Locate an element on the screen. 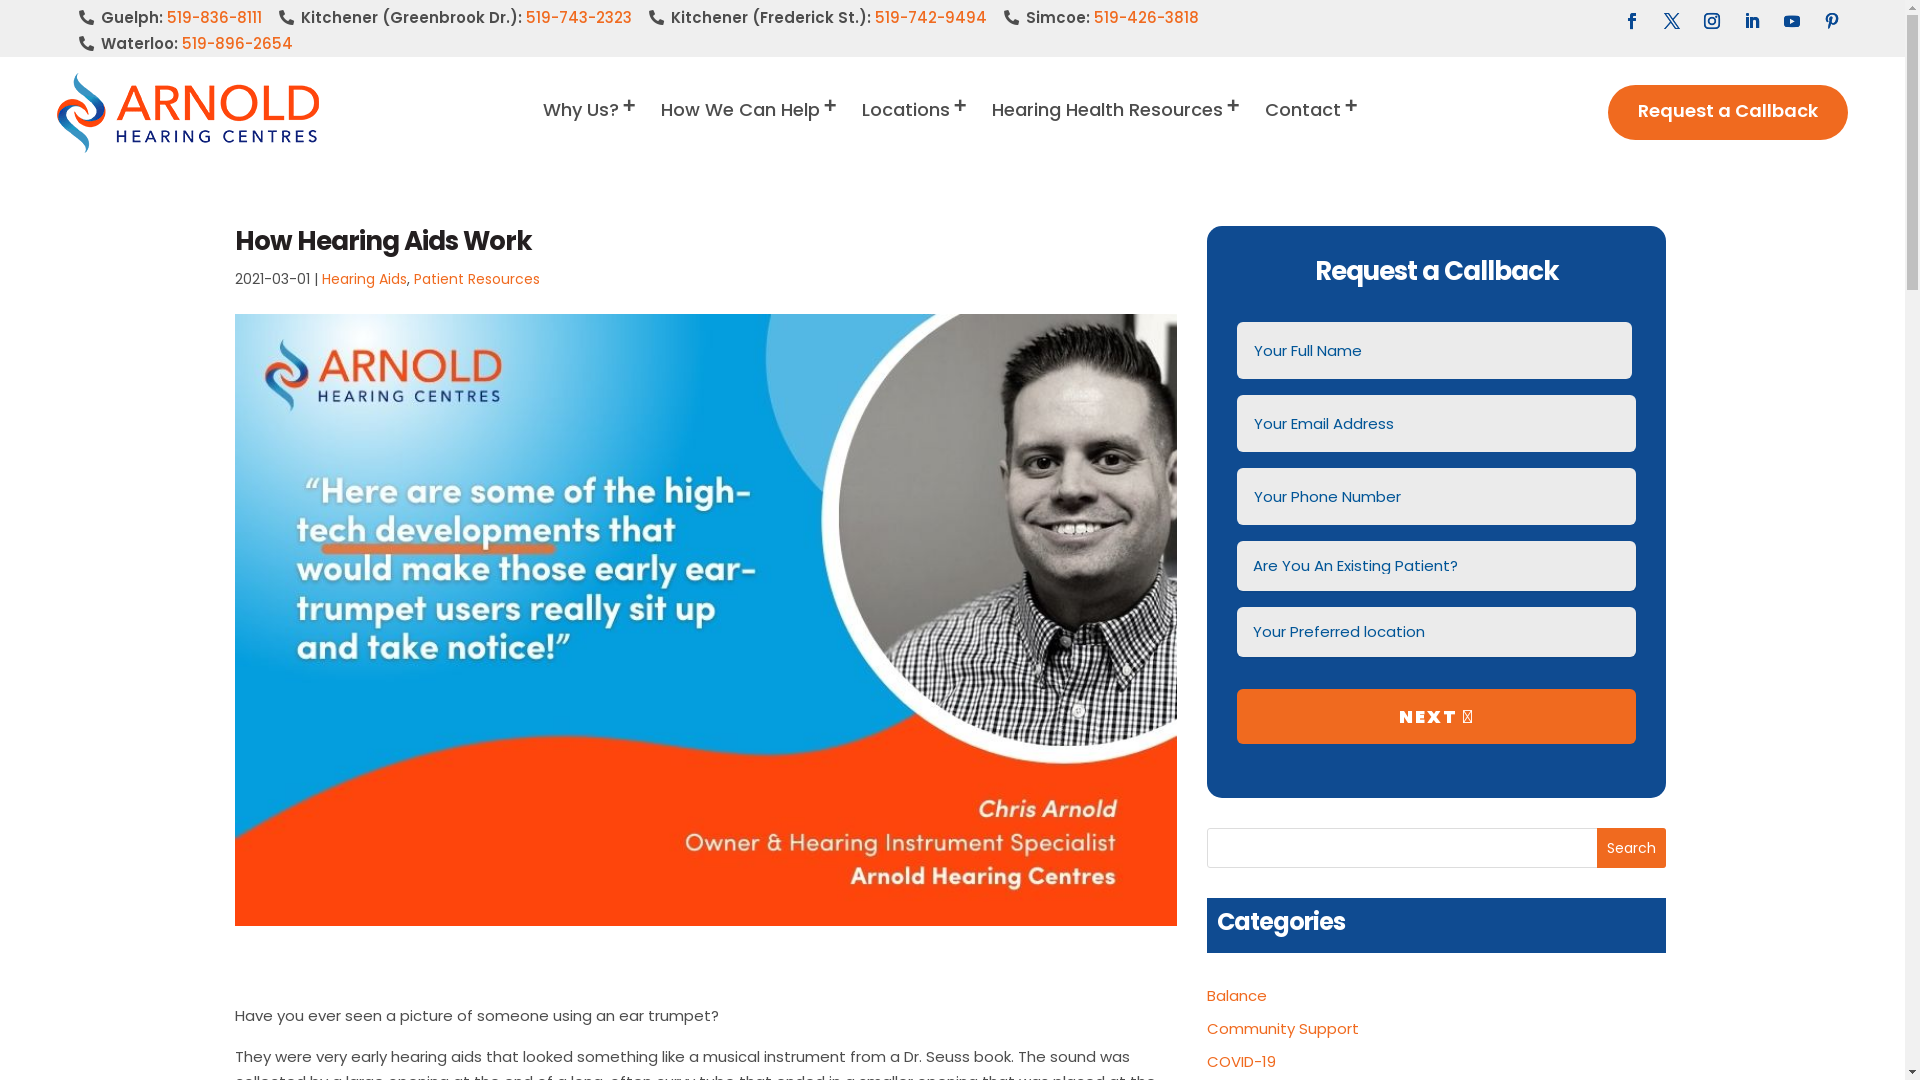 The height and width of the screenshot is (1080, 1920). 'Hearing Health Resources' is located at coordinates (1116, 127).